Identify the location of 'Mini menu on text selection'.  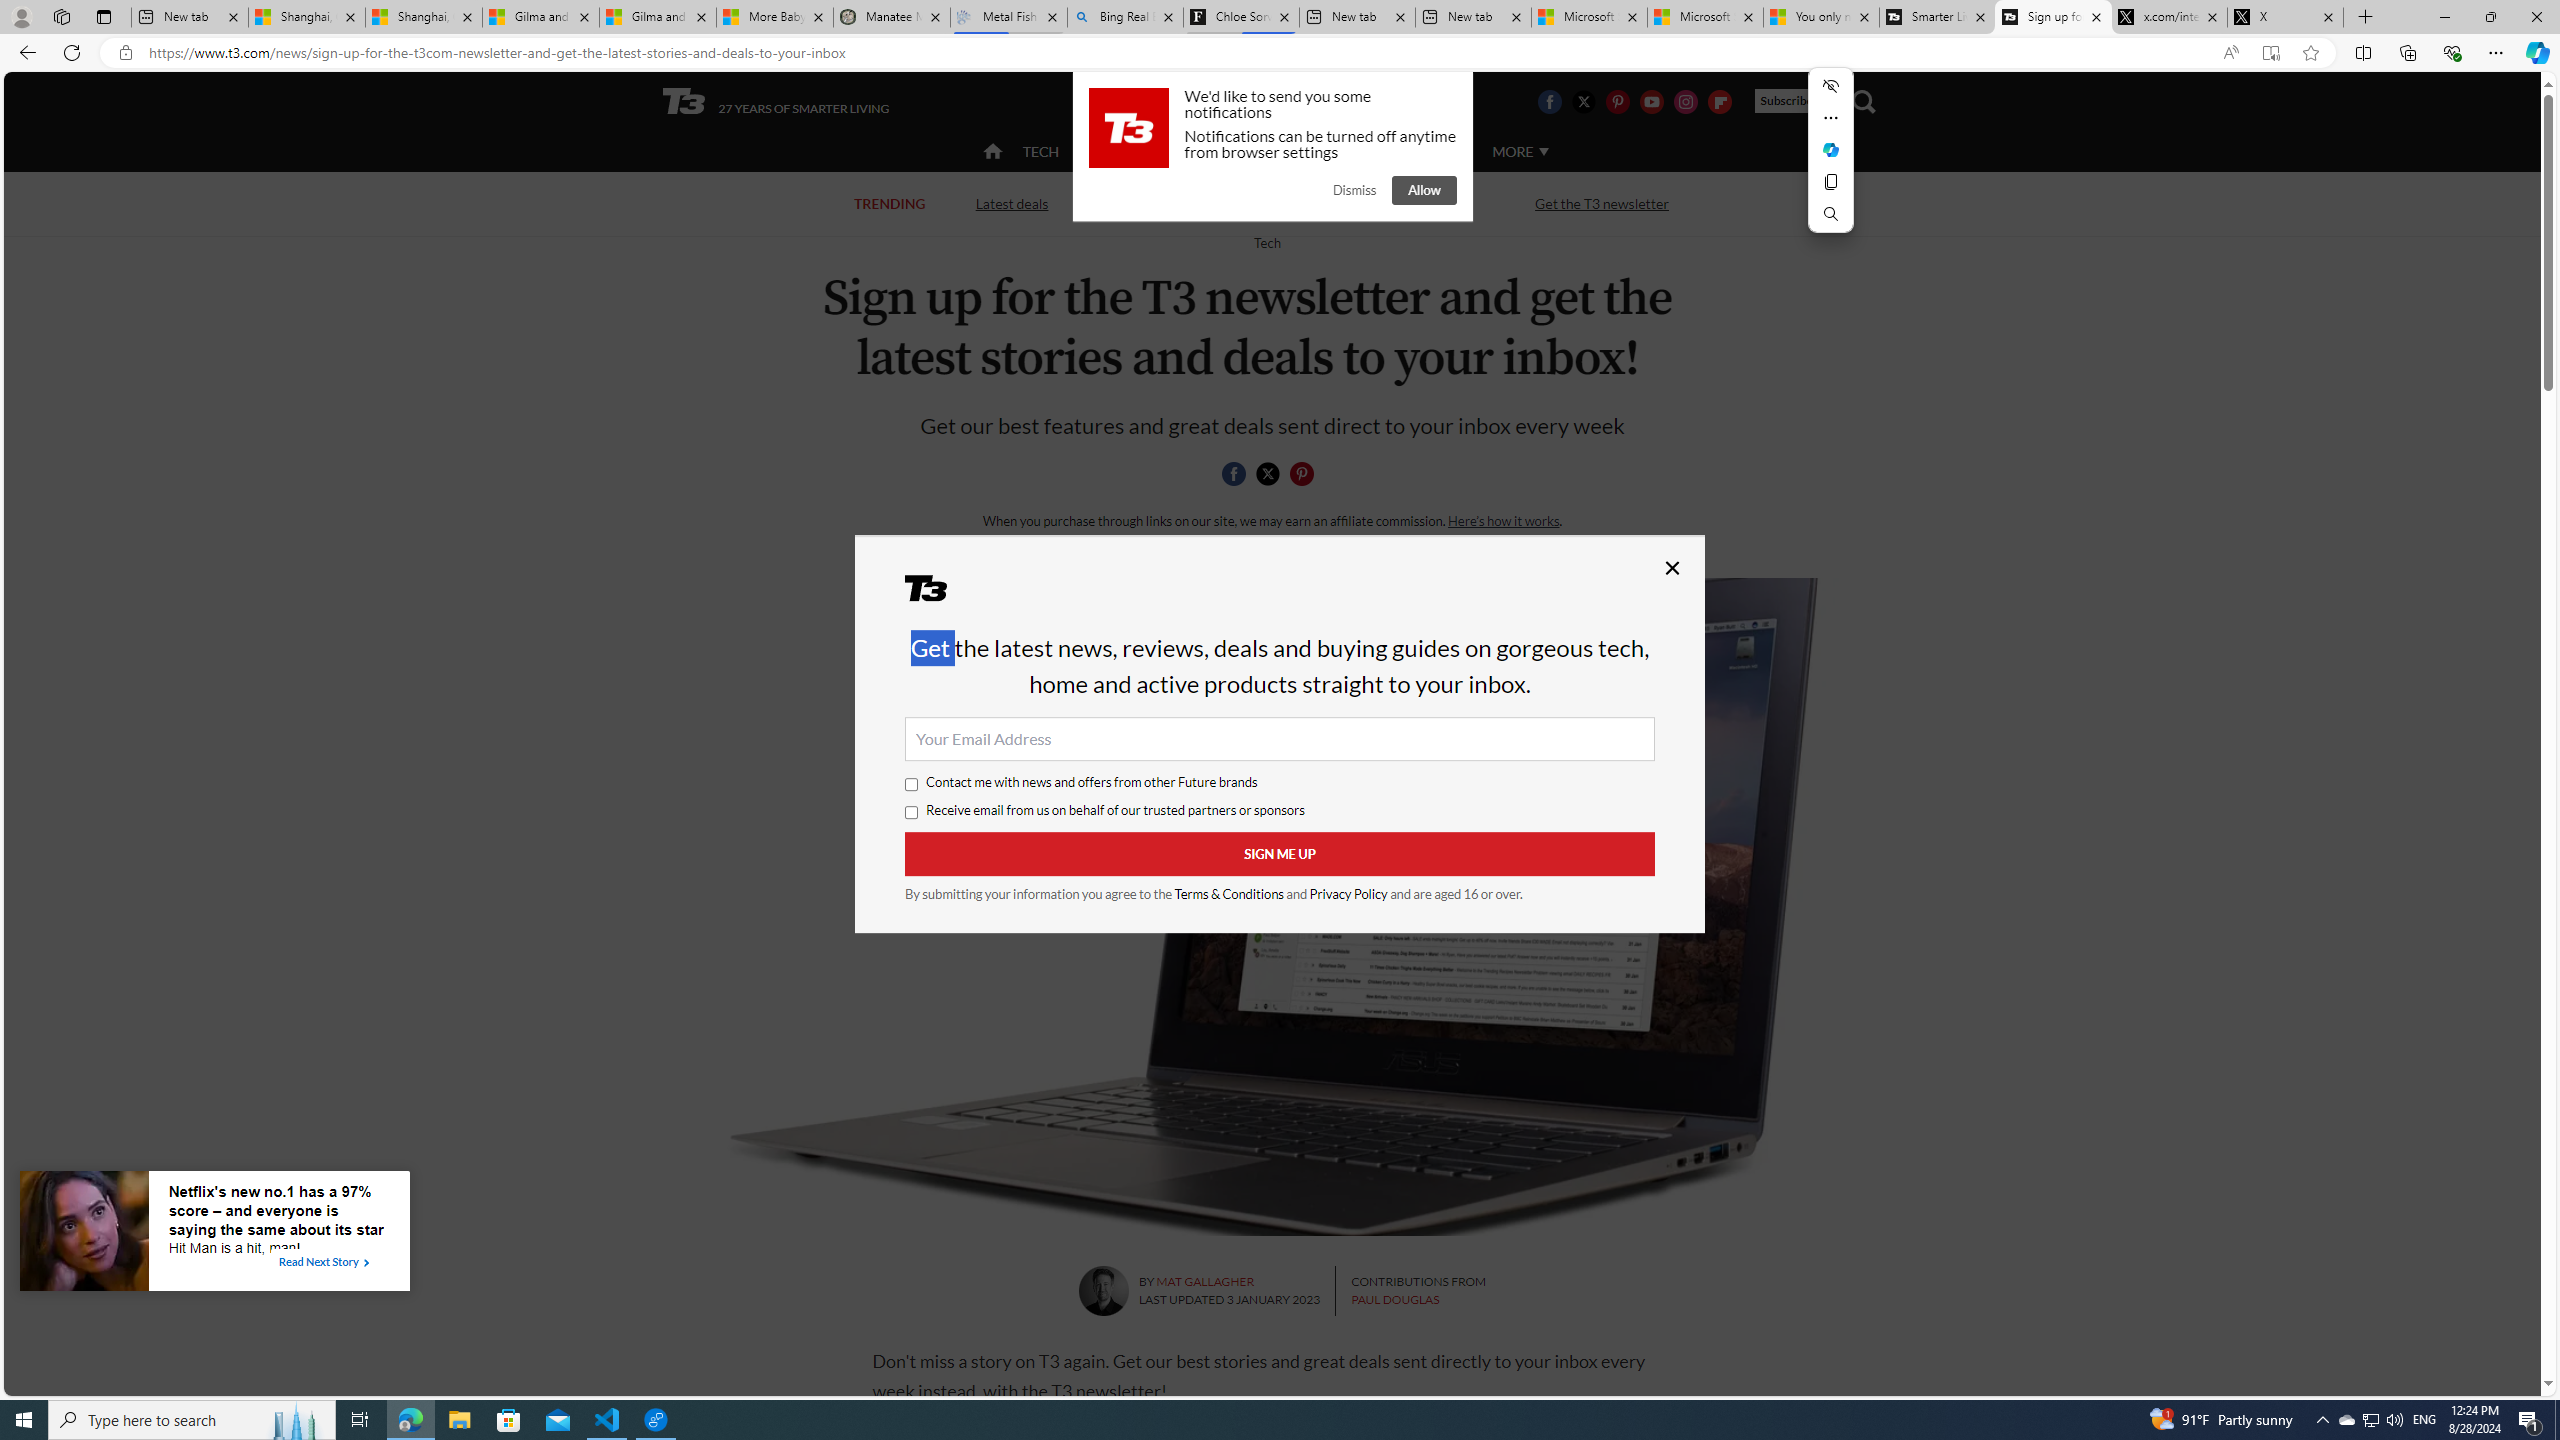
(1830, 149).